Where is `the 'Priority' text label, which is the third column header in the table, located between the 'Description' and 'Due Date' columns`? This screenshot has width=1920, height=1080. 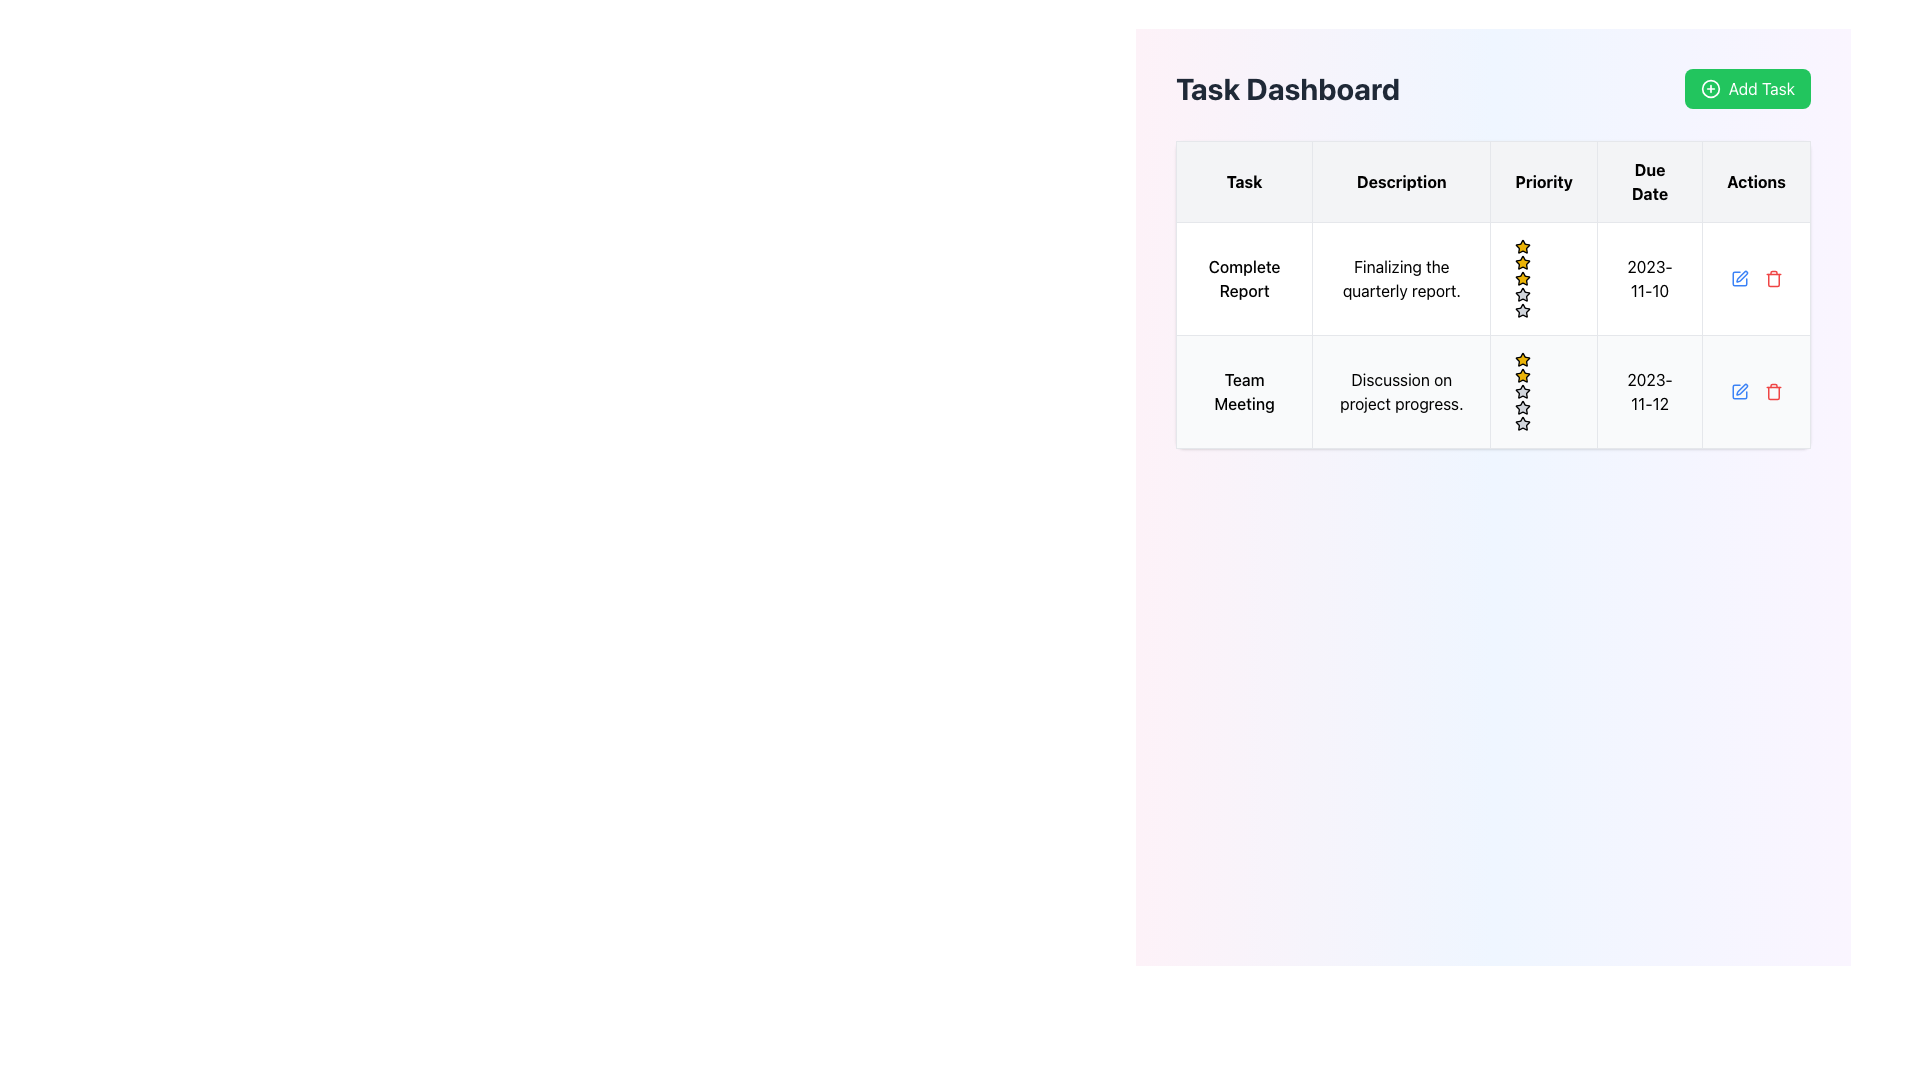 the 'Priority' text label, which is the third column header in the table, located between the 'Description' and 'Due Date' columns is located at coordinates (1543, 181).